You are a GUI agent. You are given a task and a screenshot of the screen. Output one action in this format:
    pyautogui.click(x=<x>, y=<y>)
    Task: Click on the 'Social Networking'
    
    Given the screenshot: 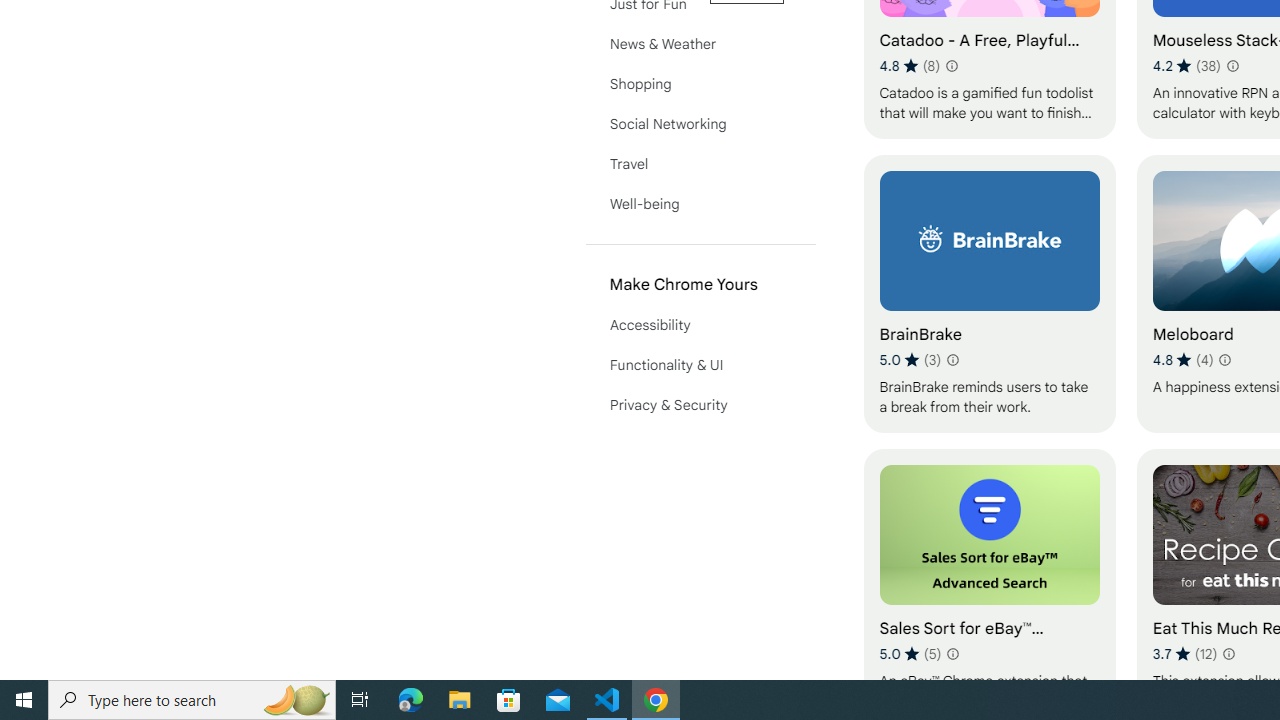 What is the action you would take?
    pyautogui.click(x=700, y=123)
    